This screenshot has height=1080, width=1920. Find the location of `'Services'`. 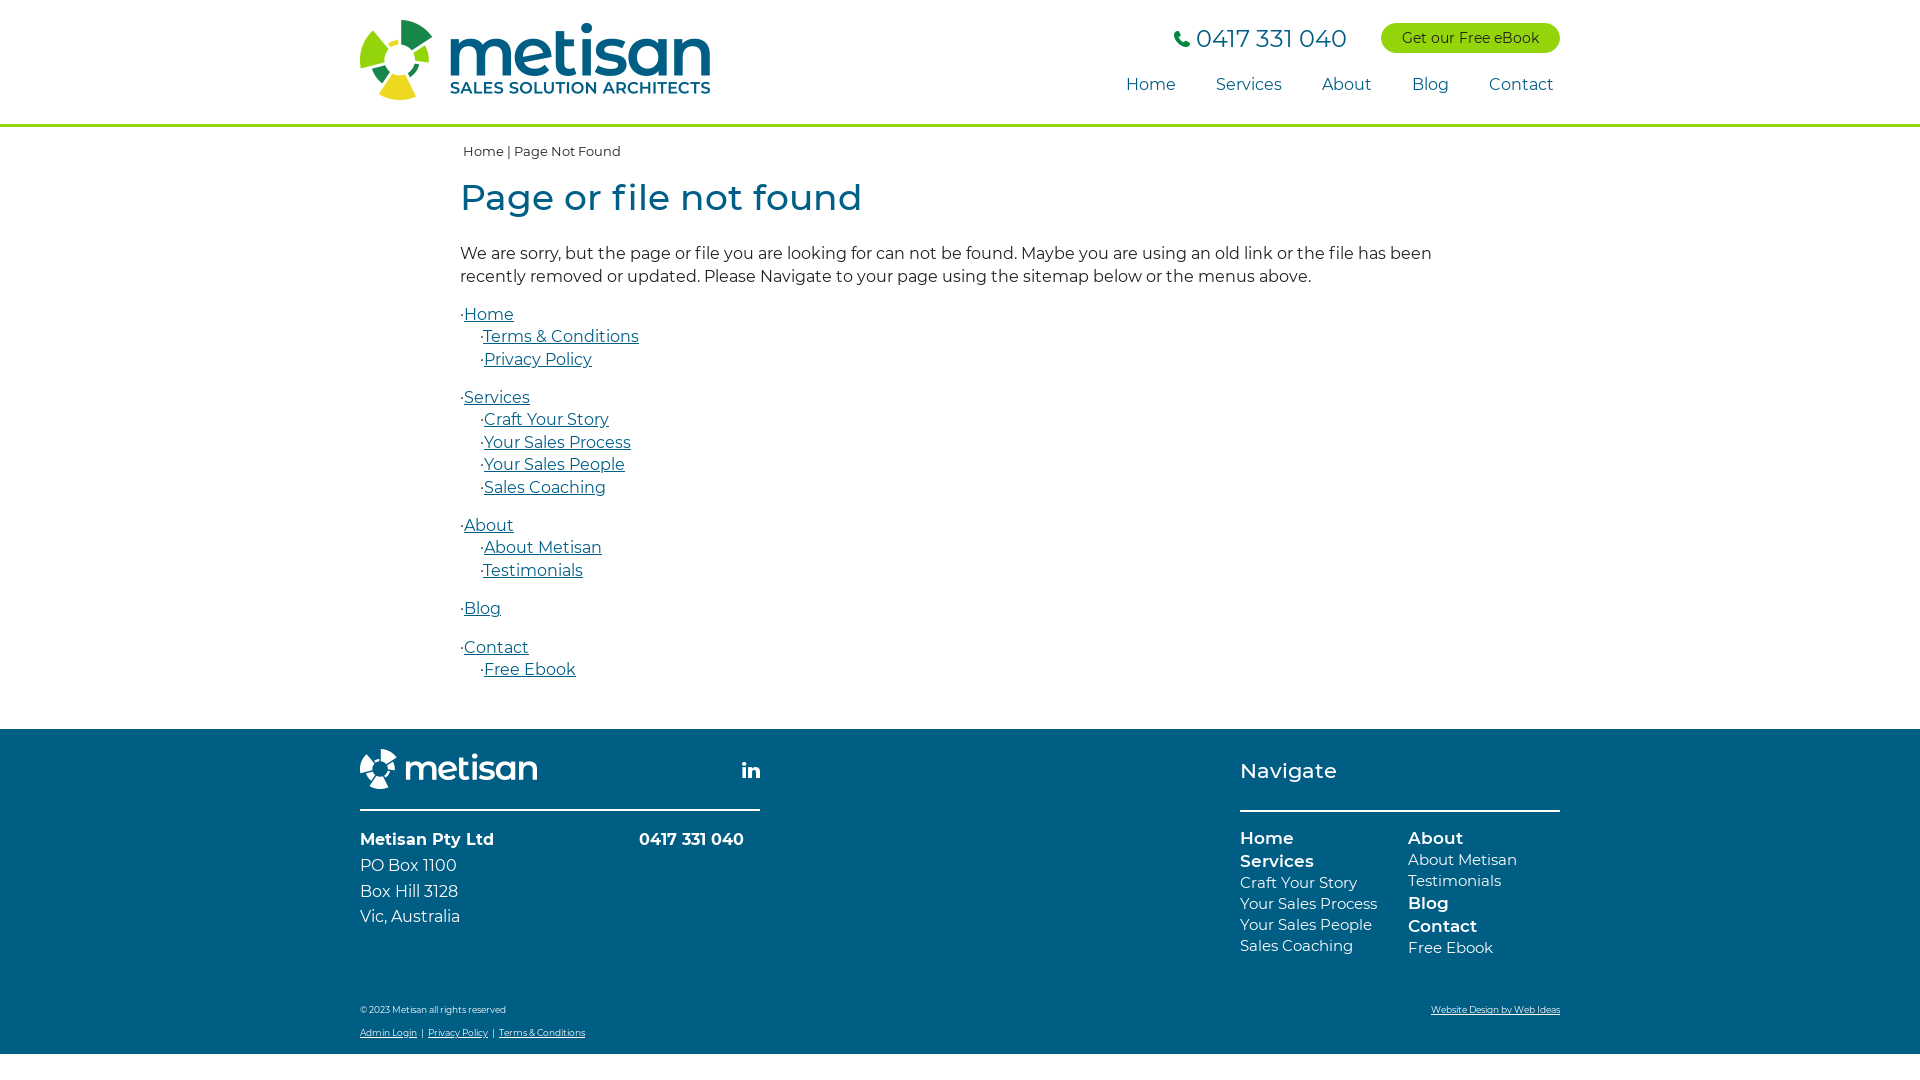

'Services' is located at coordinates (1247, 84).